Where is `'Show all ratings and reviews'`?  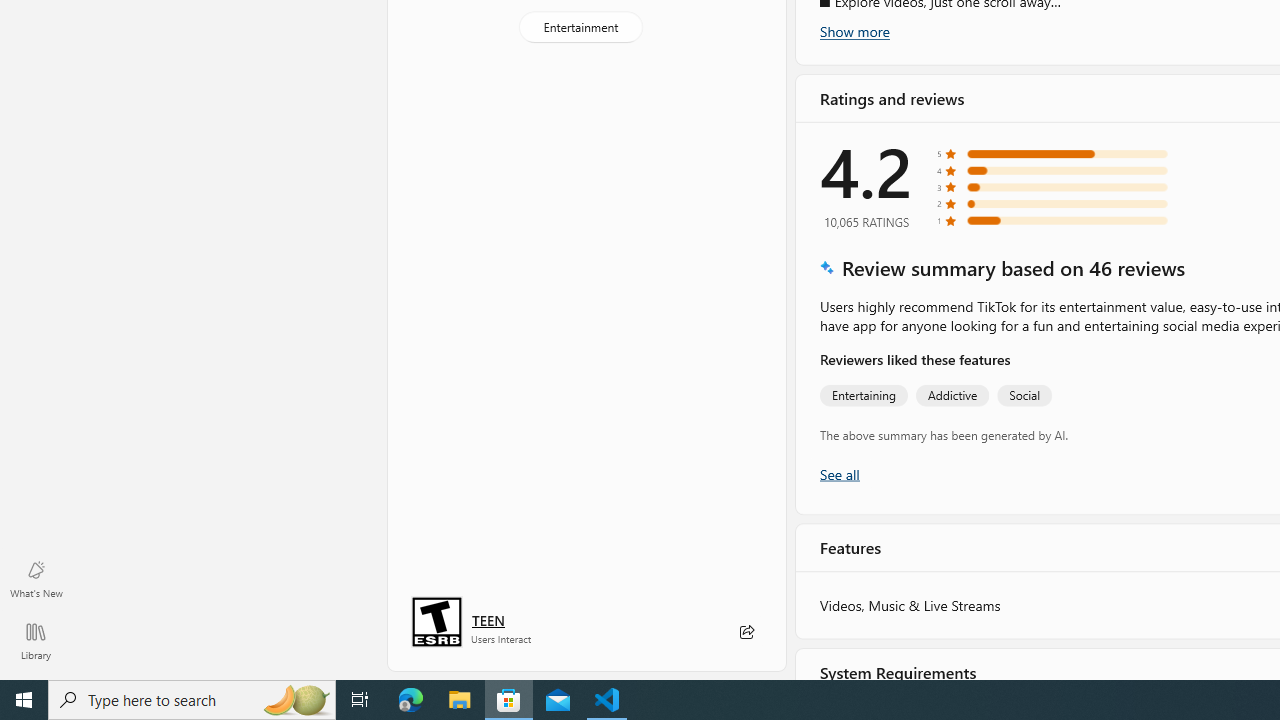
'Show all ratings and reviews' is located at coordinates (839, 473).